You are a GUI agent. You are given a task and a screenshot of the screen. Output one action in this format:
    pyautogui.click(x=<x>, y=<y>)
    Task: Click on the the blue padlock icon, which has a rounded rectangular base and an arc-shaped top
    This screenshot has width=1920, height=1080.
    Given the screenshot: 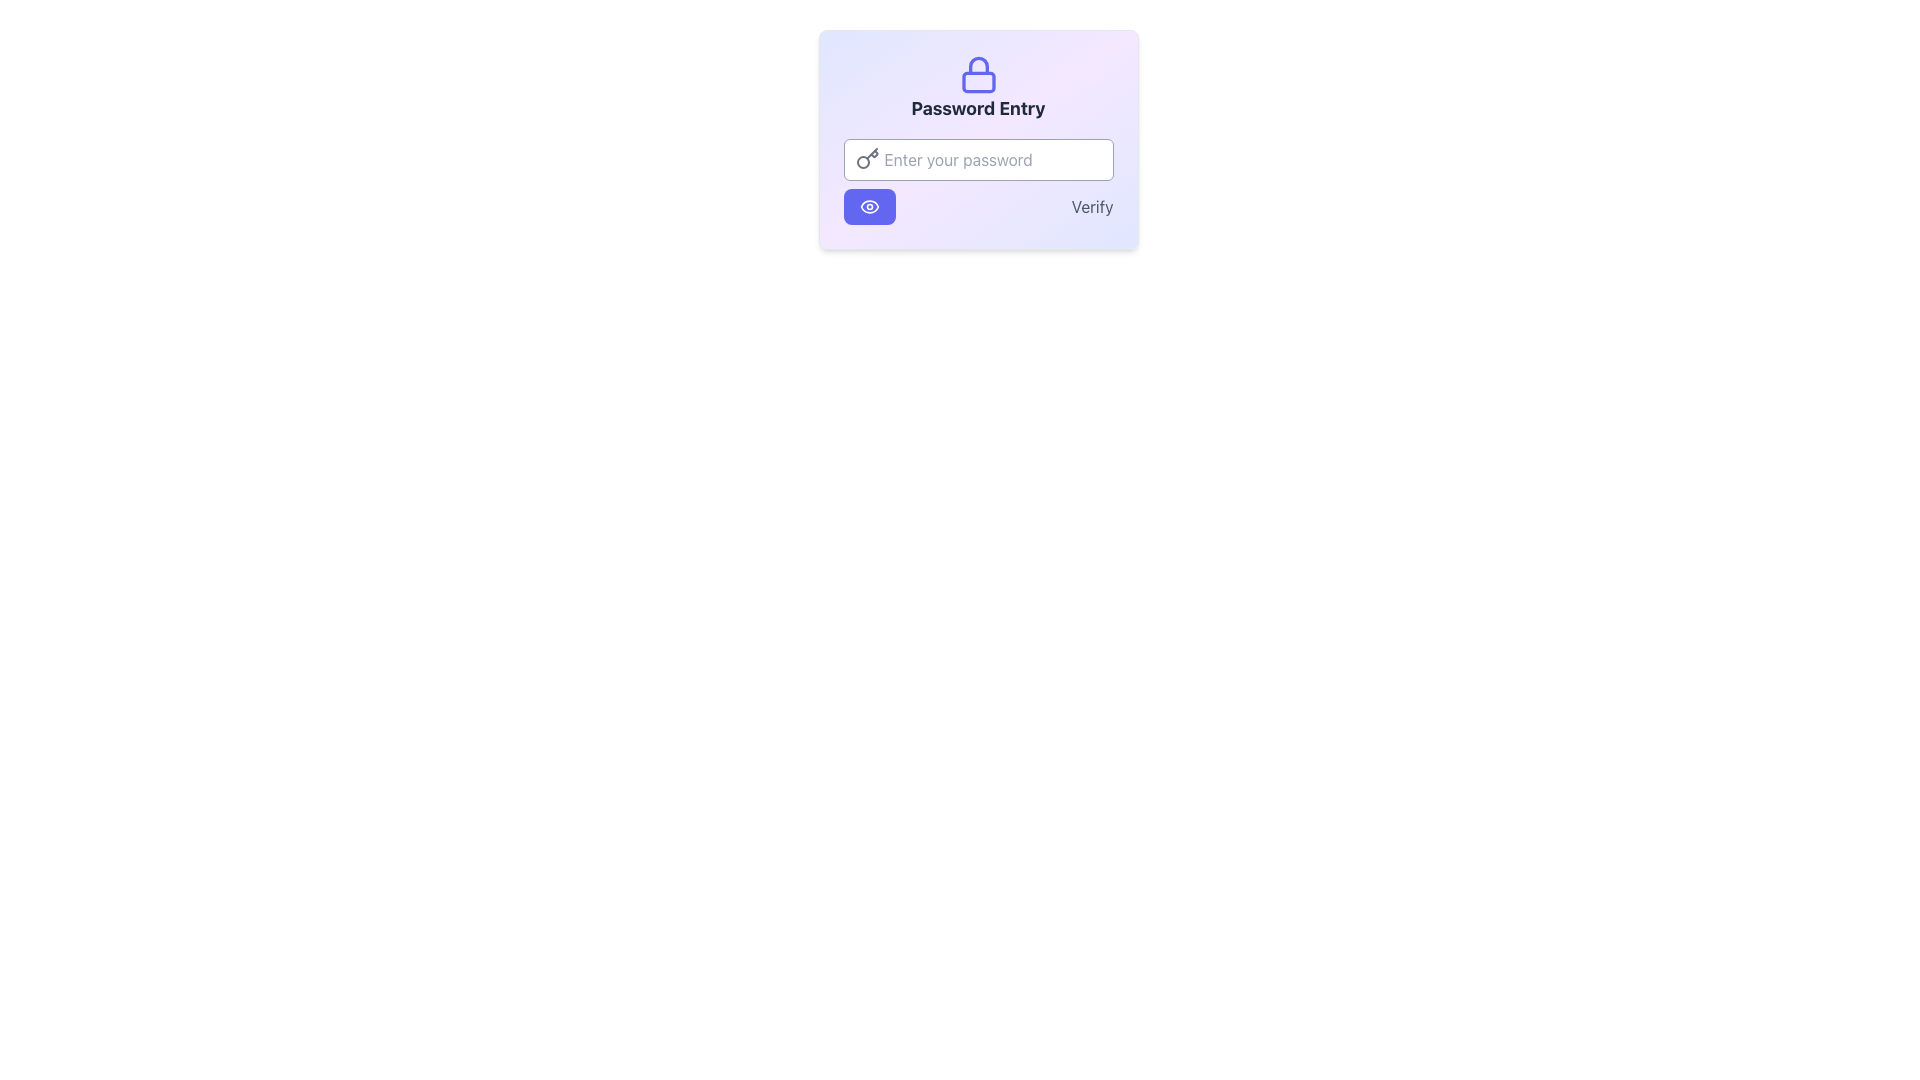 What is the action you would take?
    pyautogui.click(x=978, y=73)
    